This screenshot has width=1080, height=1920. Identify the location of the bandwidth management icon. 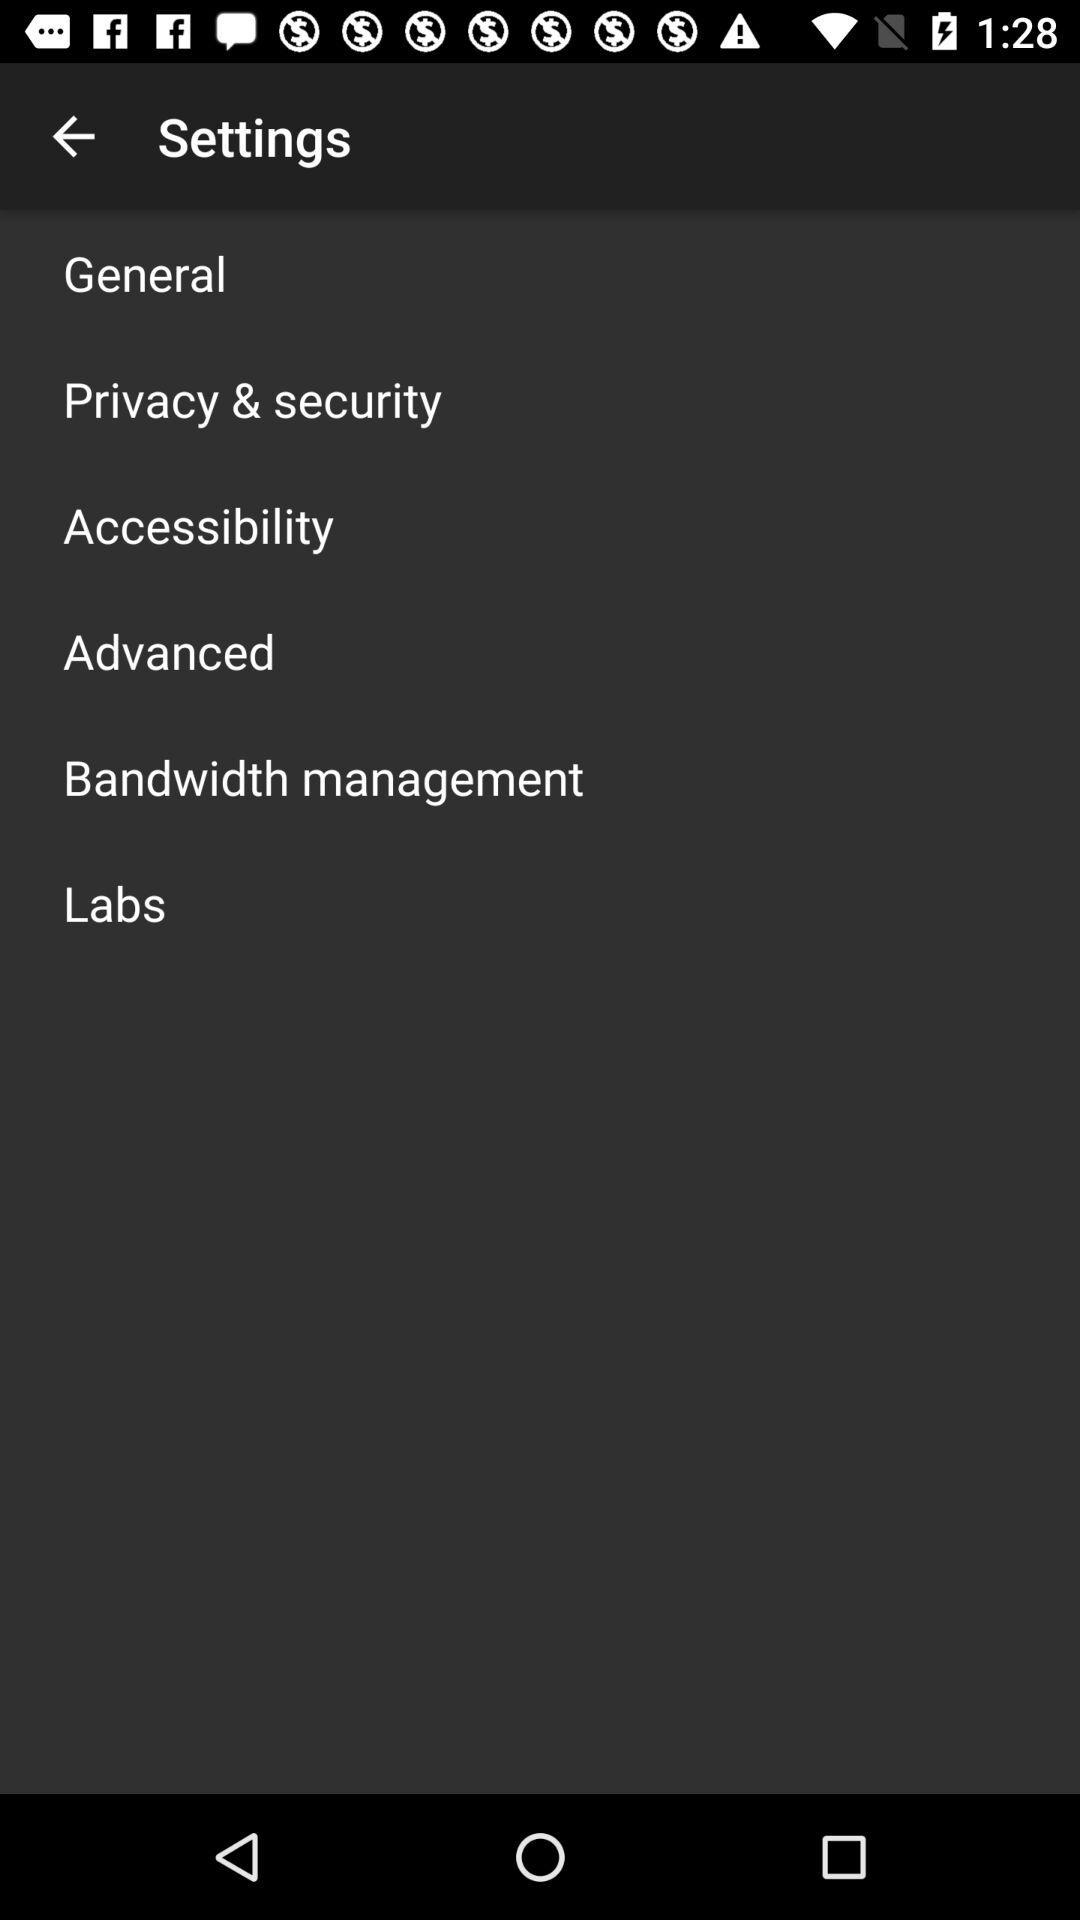
(322, 776).